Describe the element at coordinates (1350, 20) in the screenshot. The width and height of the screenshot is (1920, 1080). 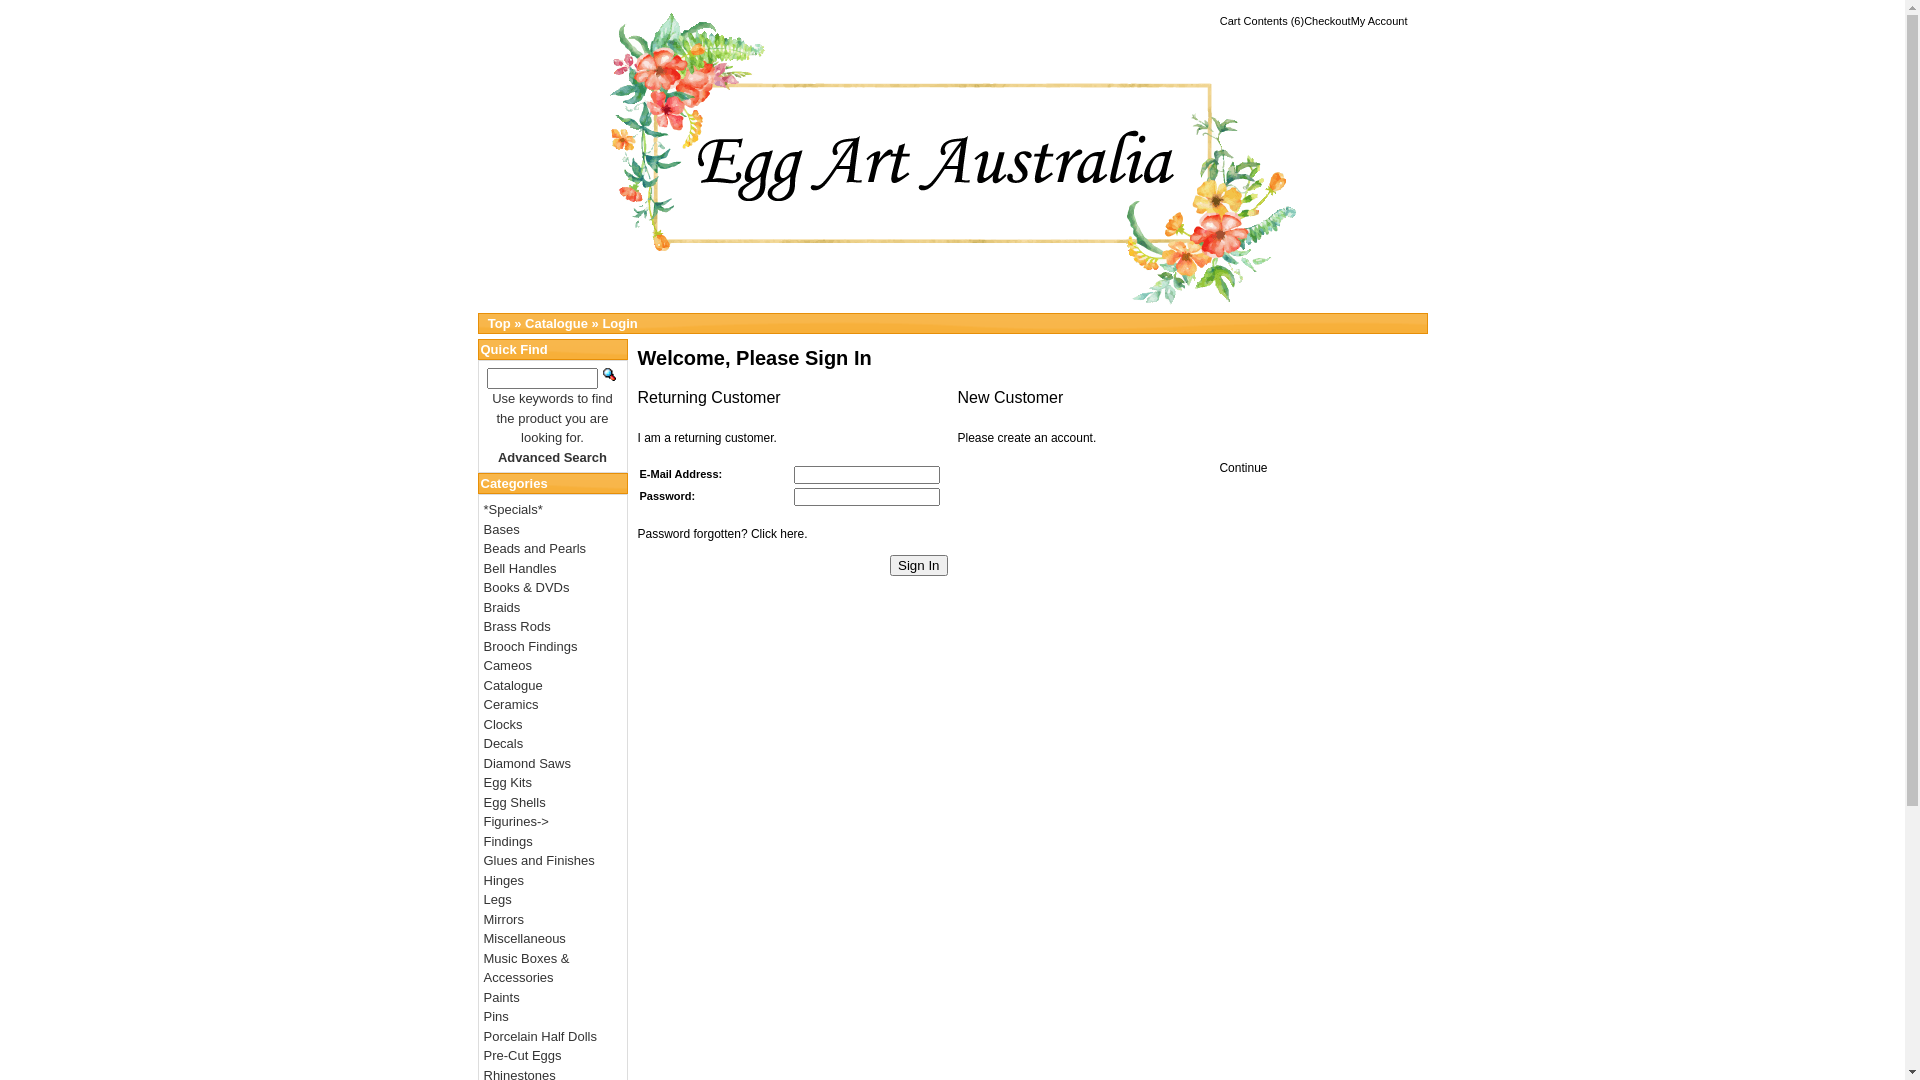
I see `'My Account'` at that location.